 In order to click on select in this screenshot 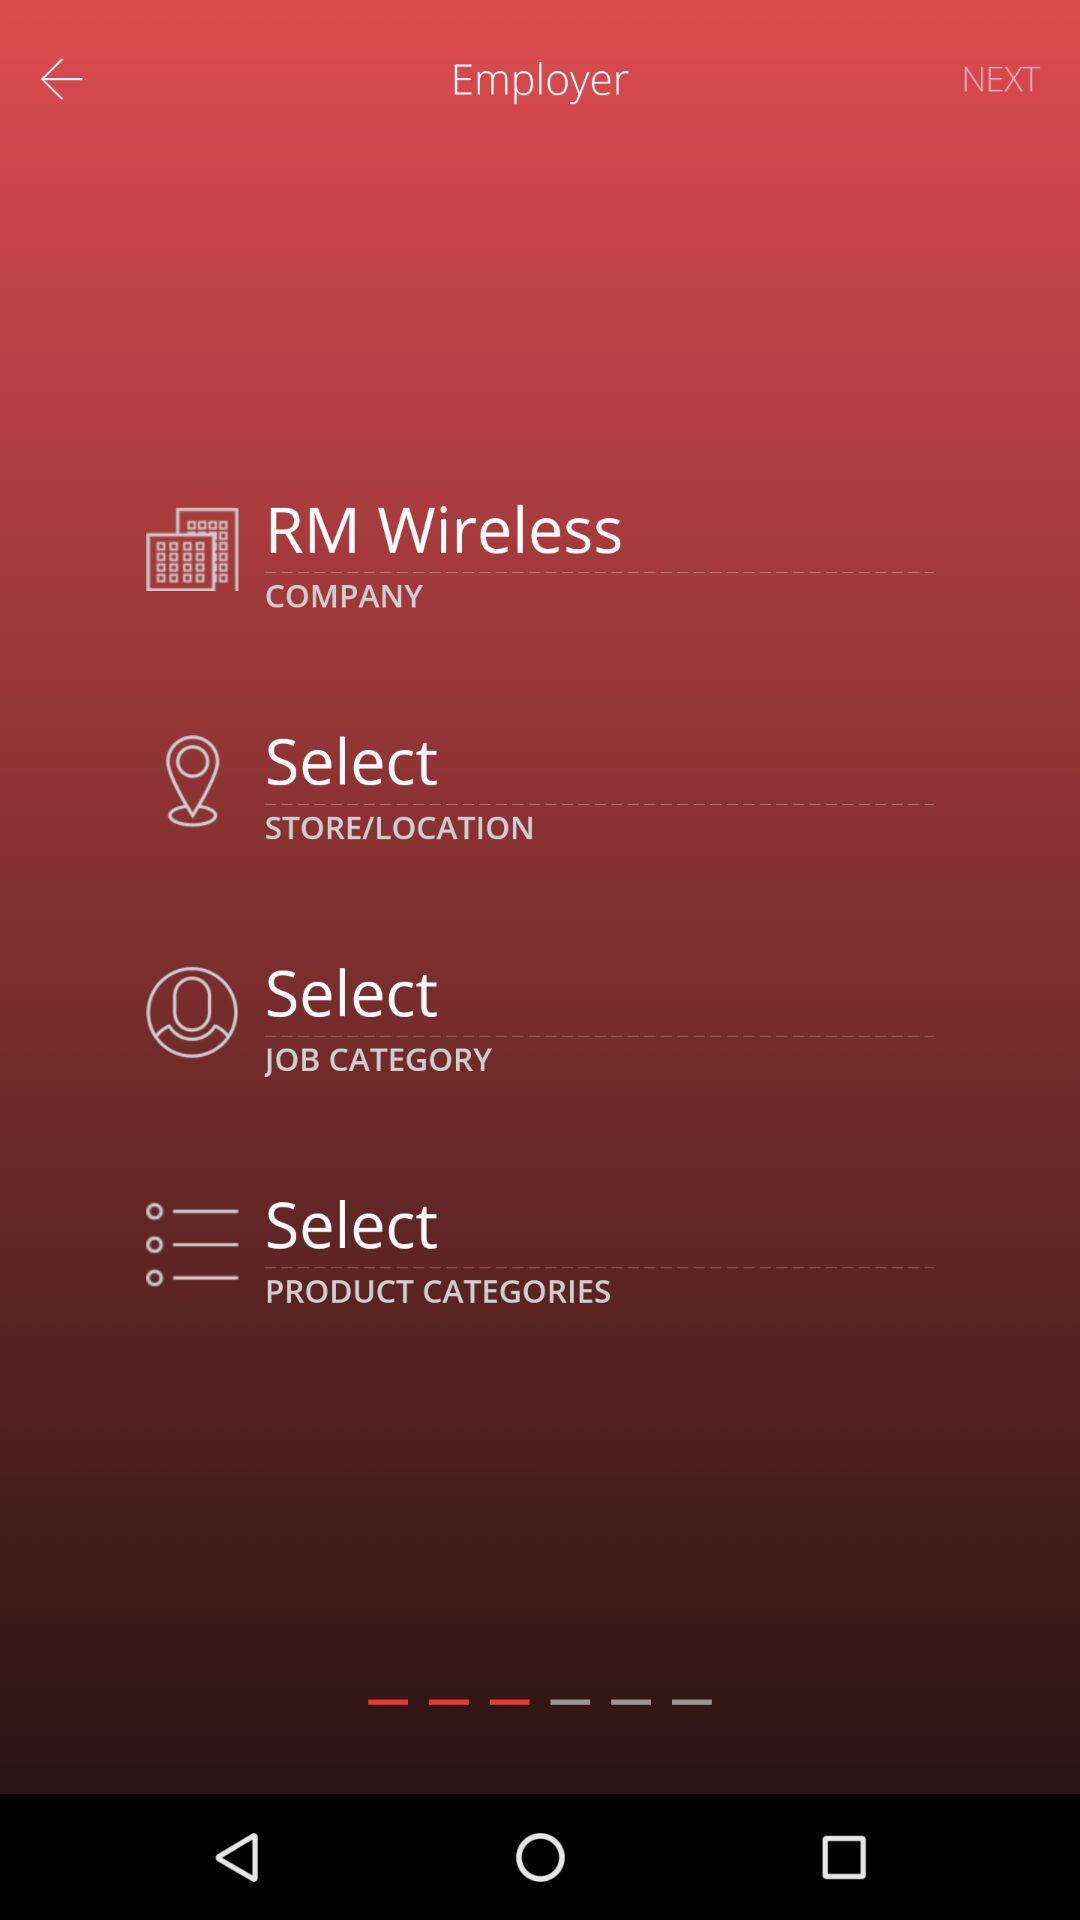, I will do `click(598, 1222)`.